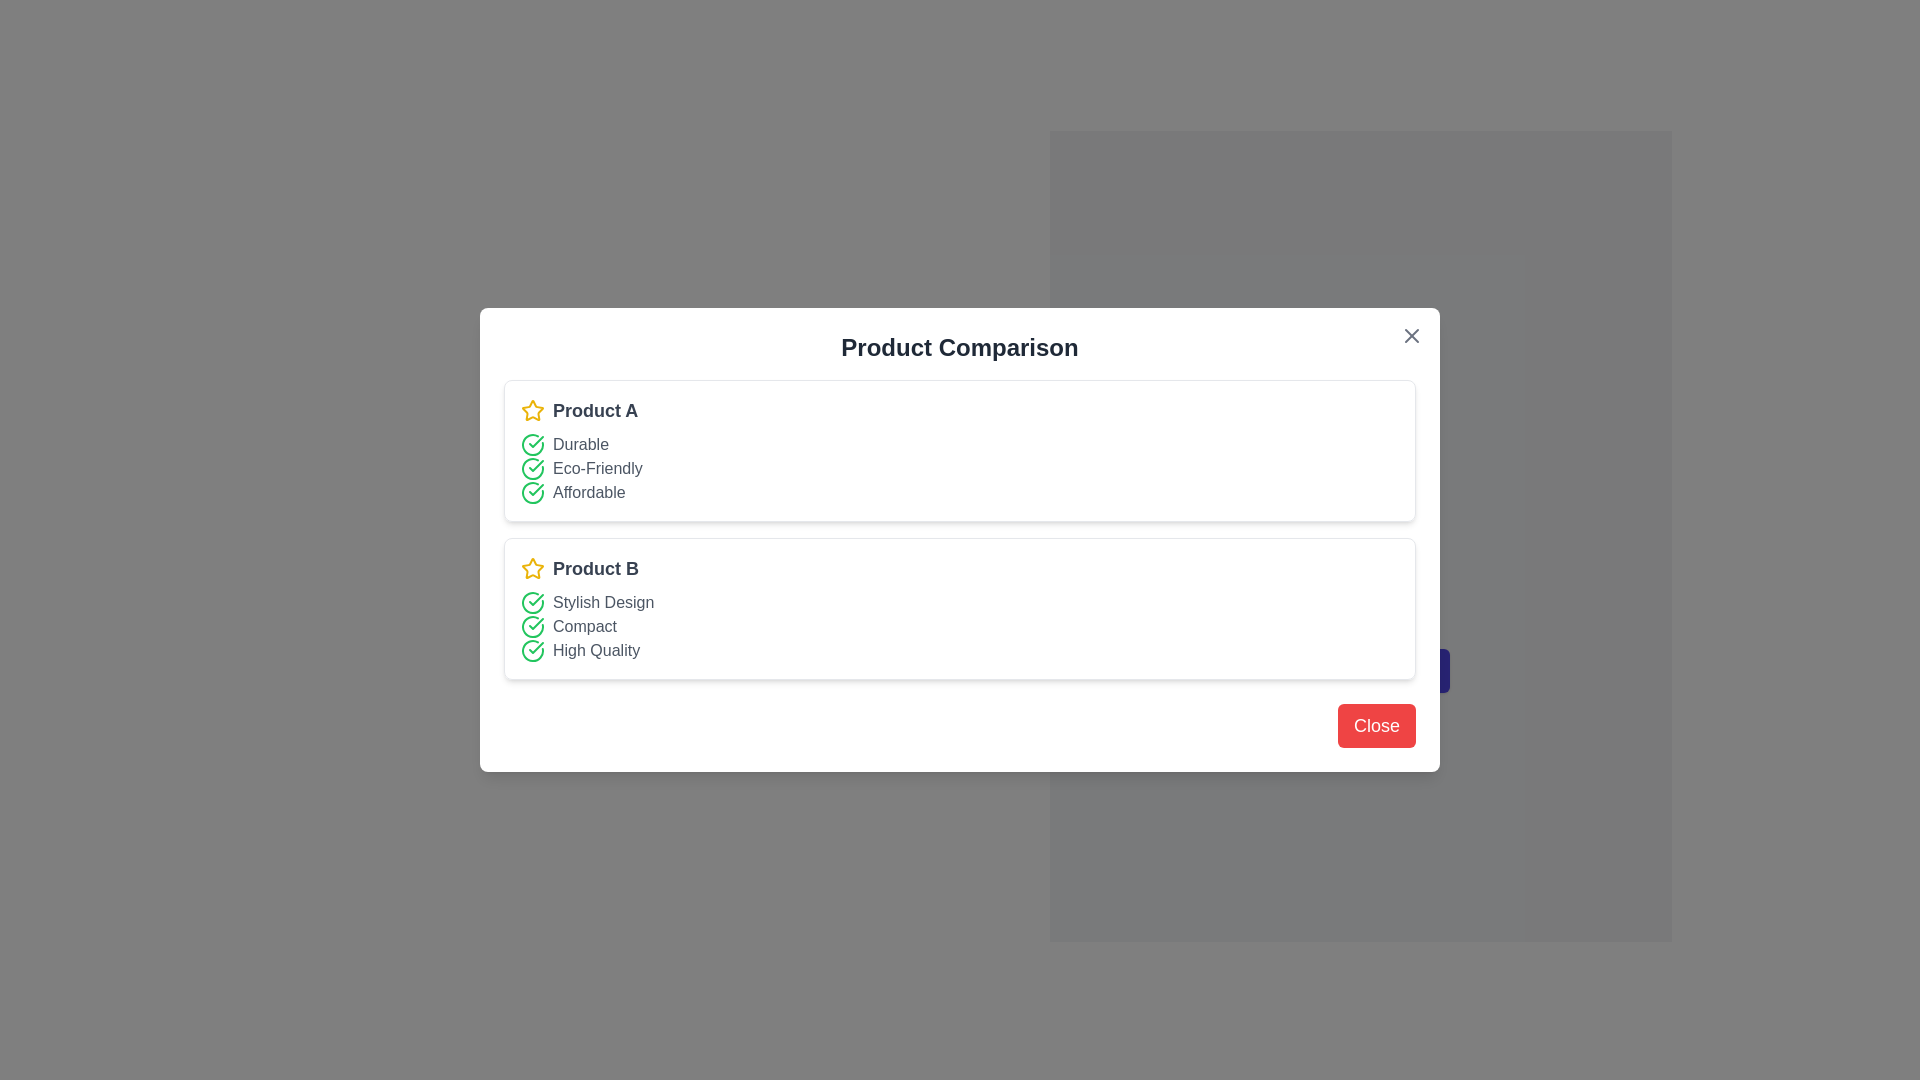 The height and width of the screenshot is (1080, 1920). I want to click on the visual indicator icon confirming 'Affordable' for 'Product A', which is the third item in the features list located in the modal dialog, so click(532, 493).